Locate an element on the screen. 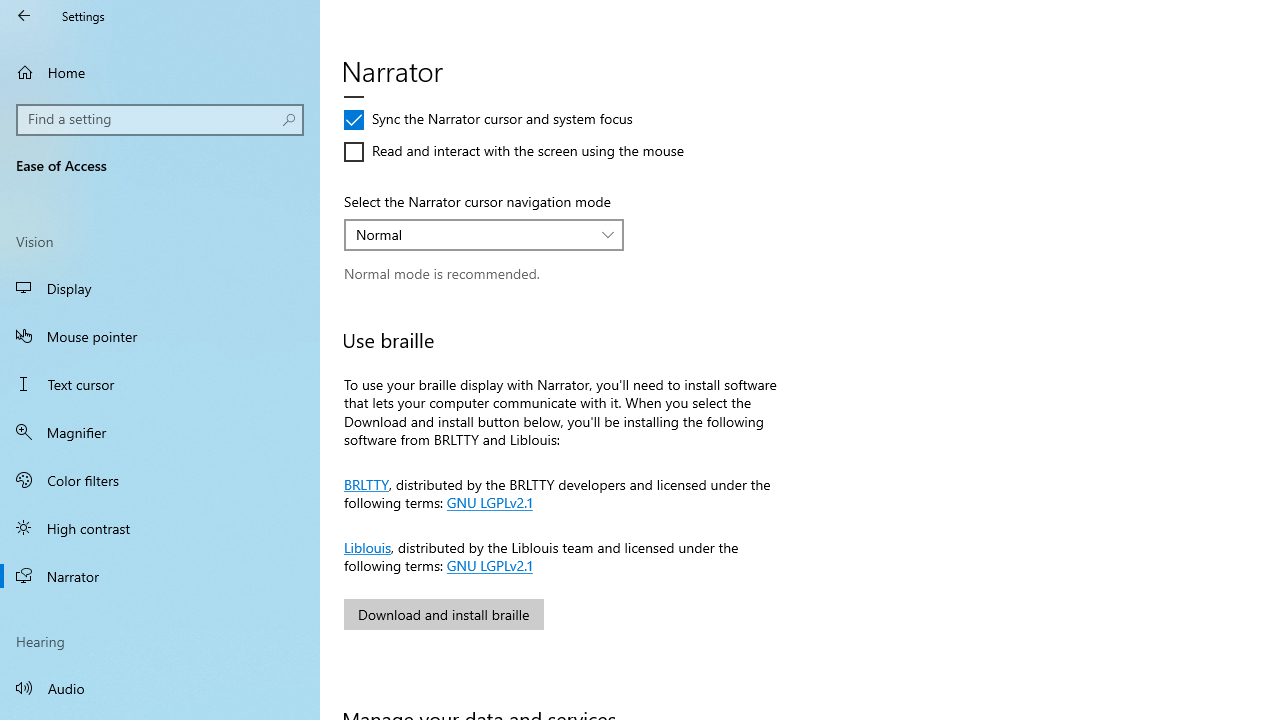 Image resolution: width=1280 pixels, height=720 pixels. 'Color filters' is located at coordinates (160, 479).